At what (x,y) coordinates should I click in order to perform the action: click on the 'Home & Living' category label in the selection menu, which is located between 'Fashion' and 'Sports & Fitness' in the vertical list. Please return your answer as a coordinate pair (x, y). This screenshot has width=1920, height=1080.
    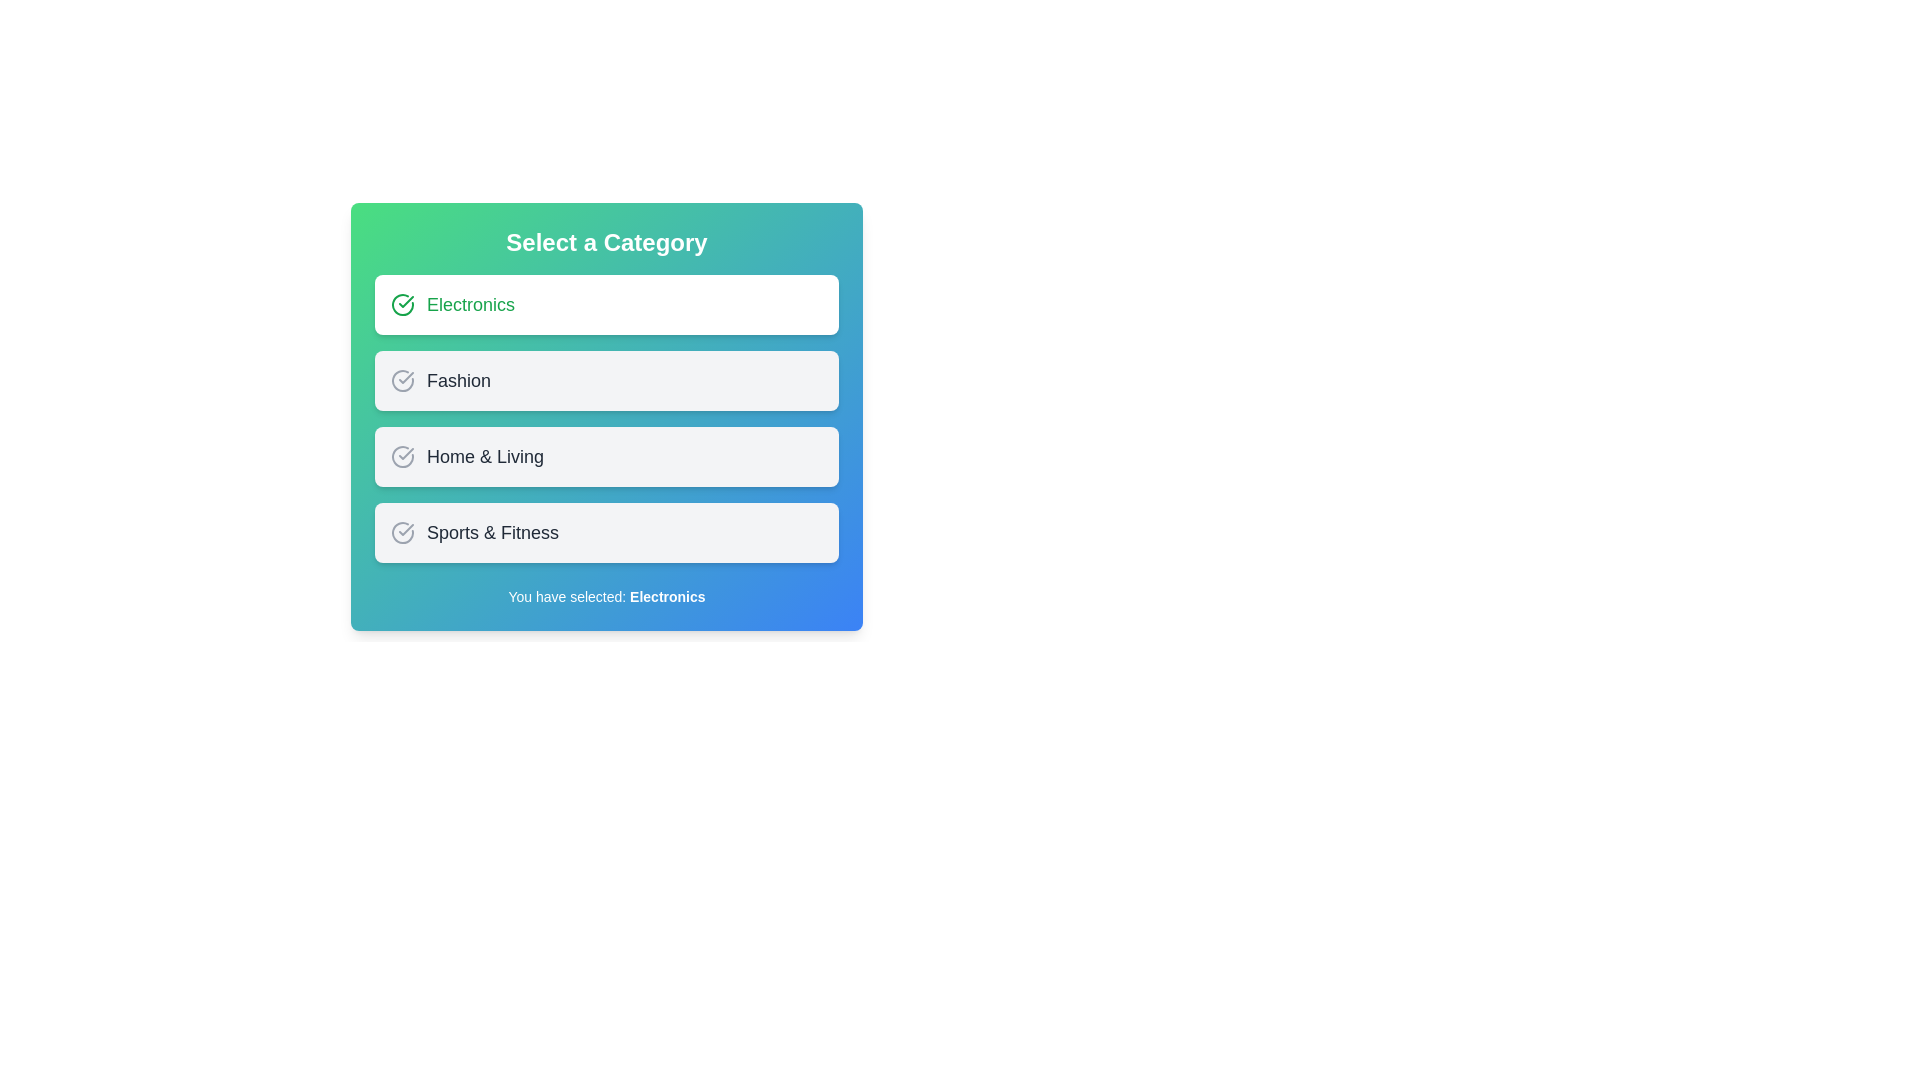
    Looking at the image, I should click on (485, 456).